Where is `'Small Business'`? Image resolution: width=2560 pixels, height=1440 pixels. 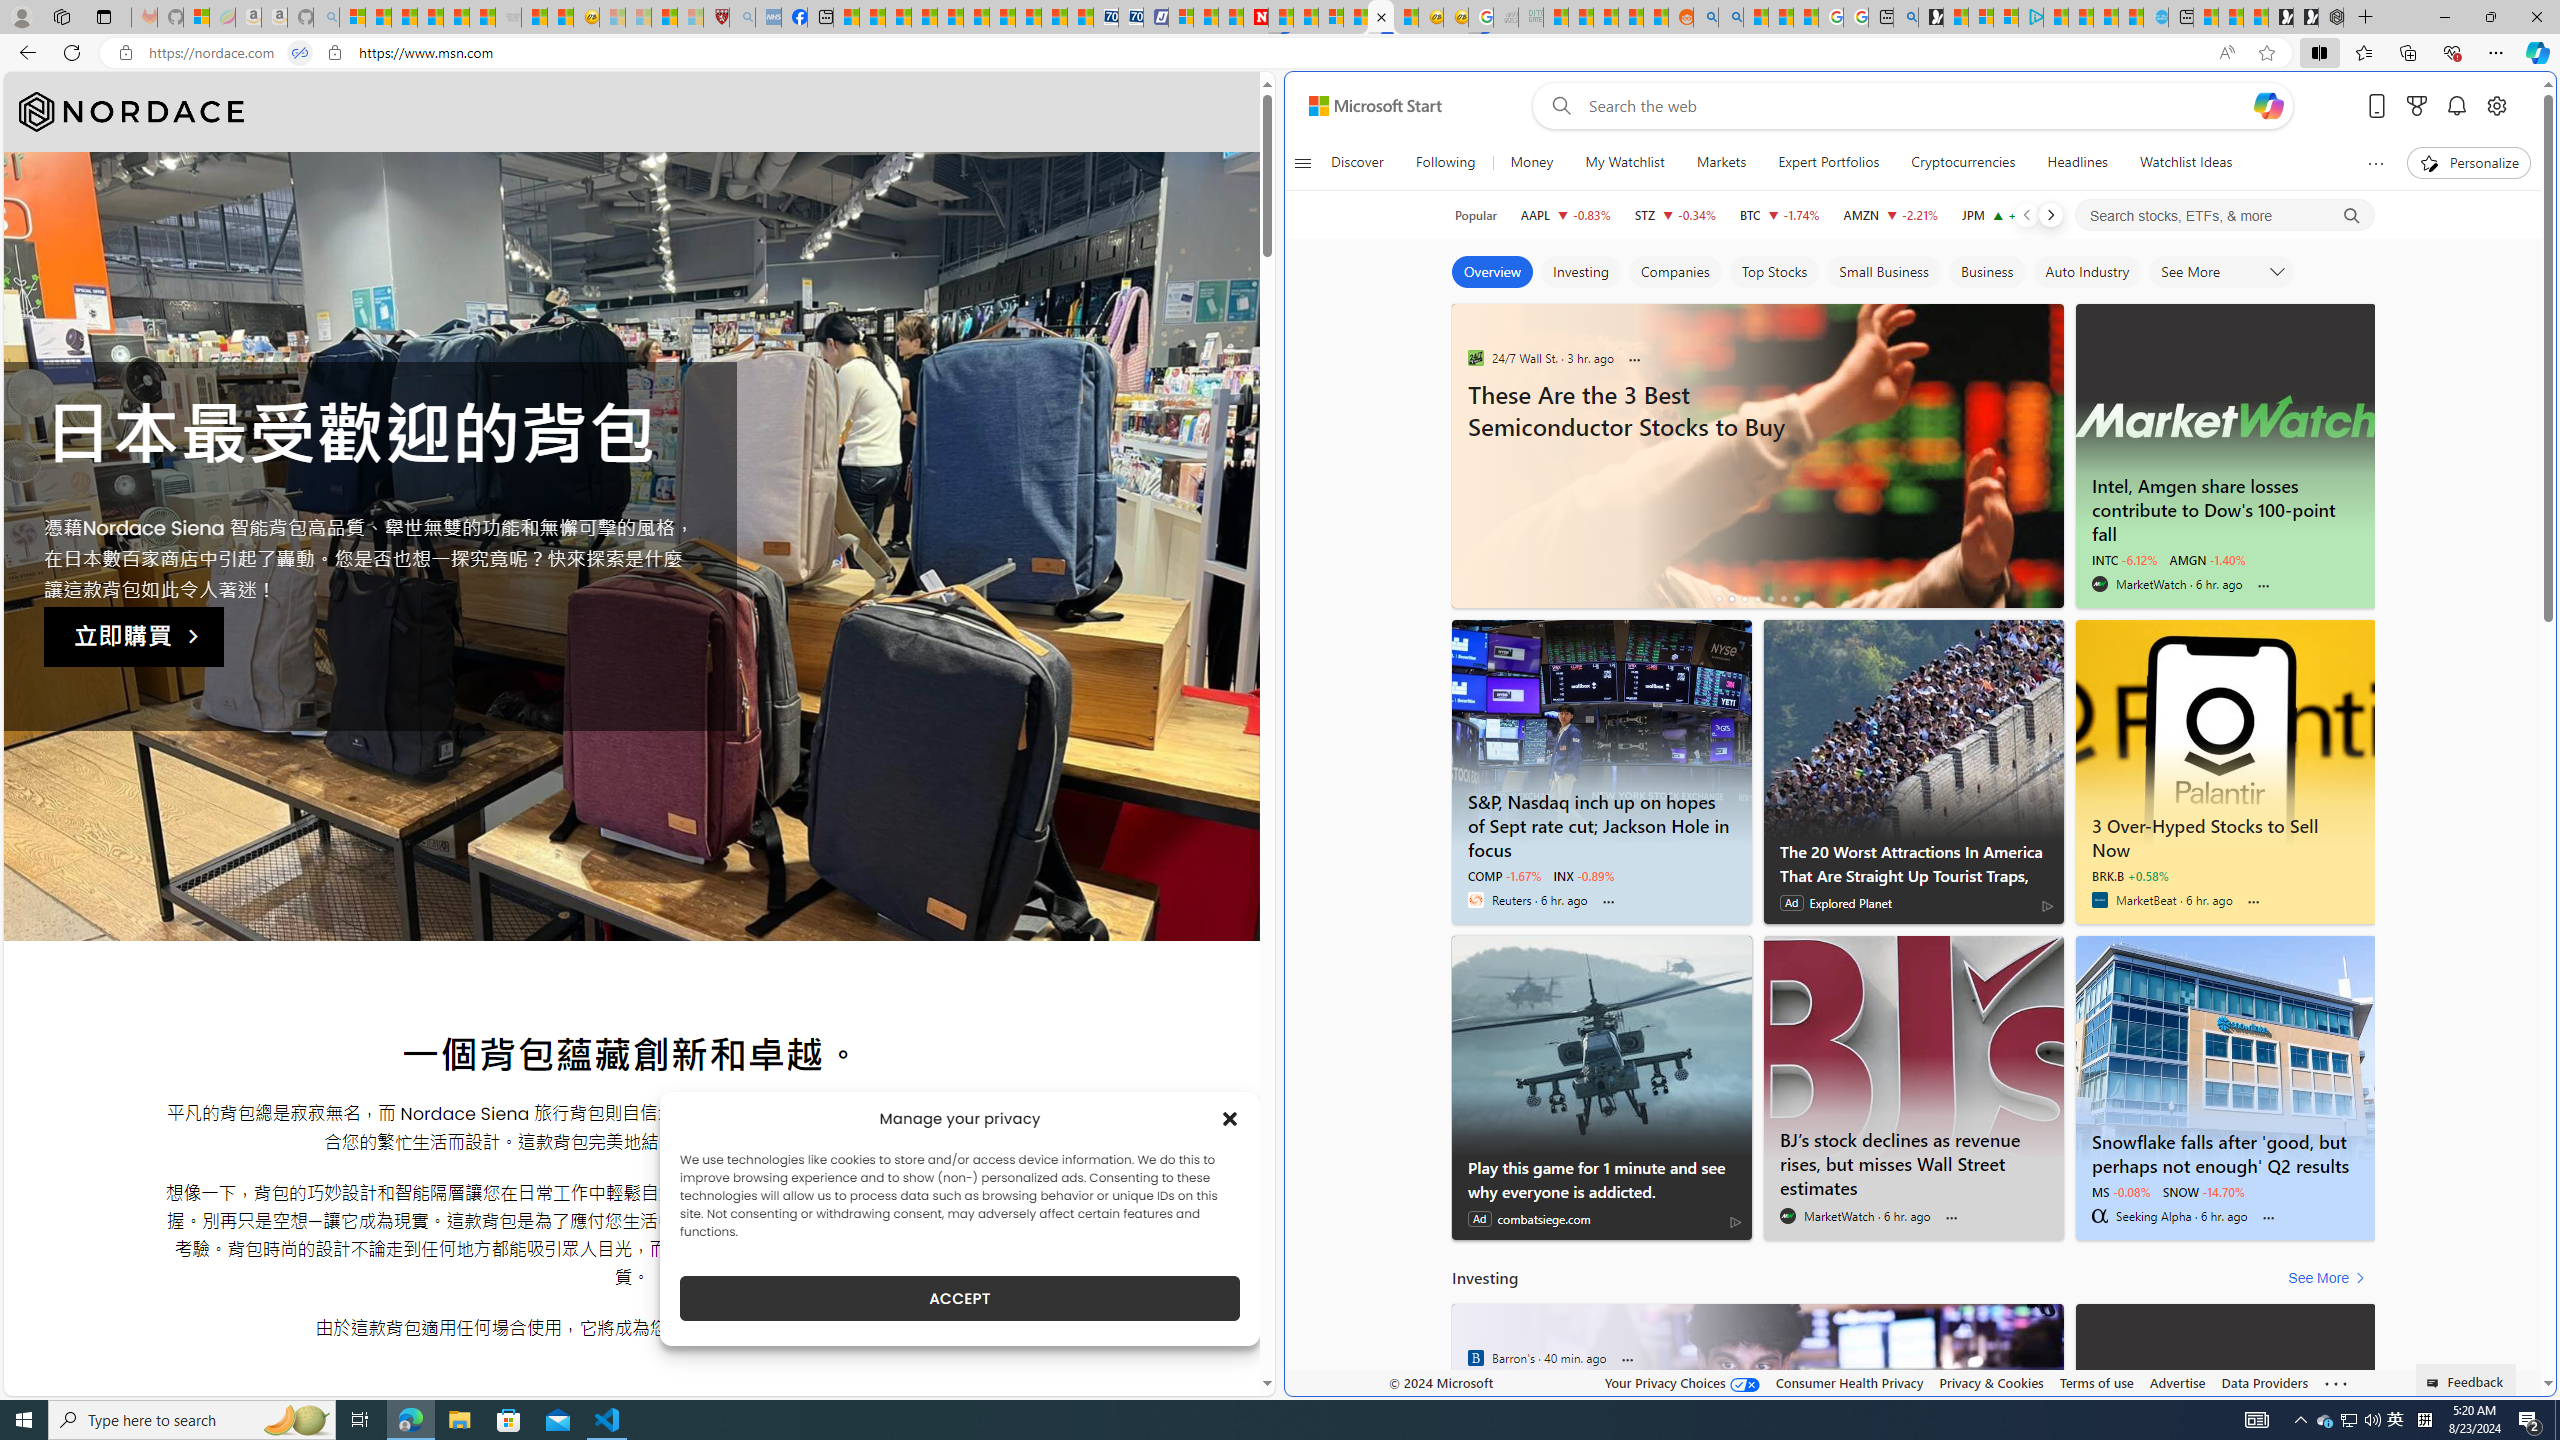
'Small Business' is located at coordinates (1883, 271).